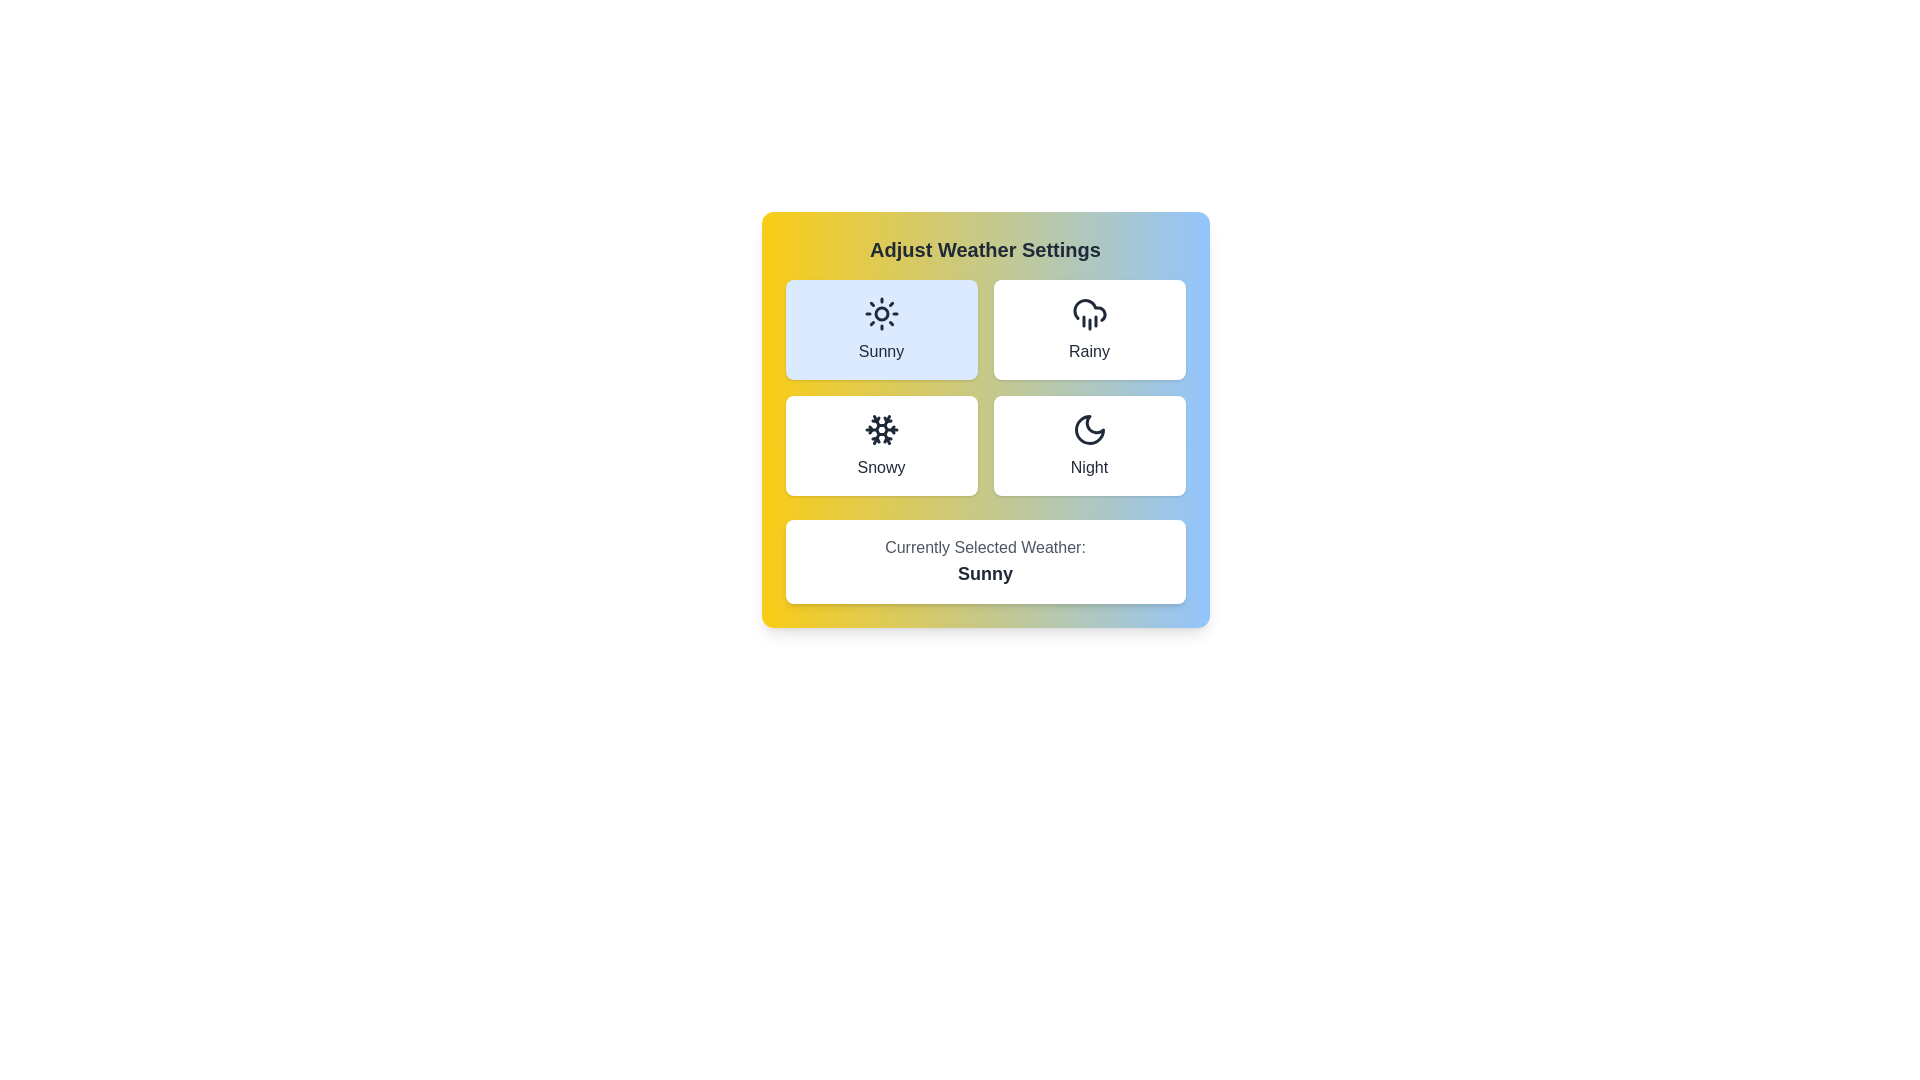 The image size is (1920, 1080). Describe the element at coordinates (1088, 329) in the screenshot. I see `the button representing the weather preference Rainy` at that location.